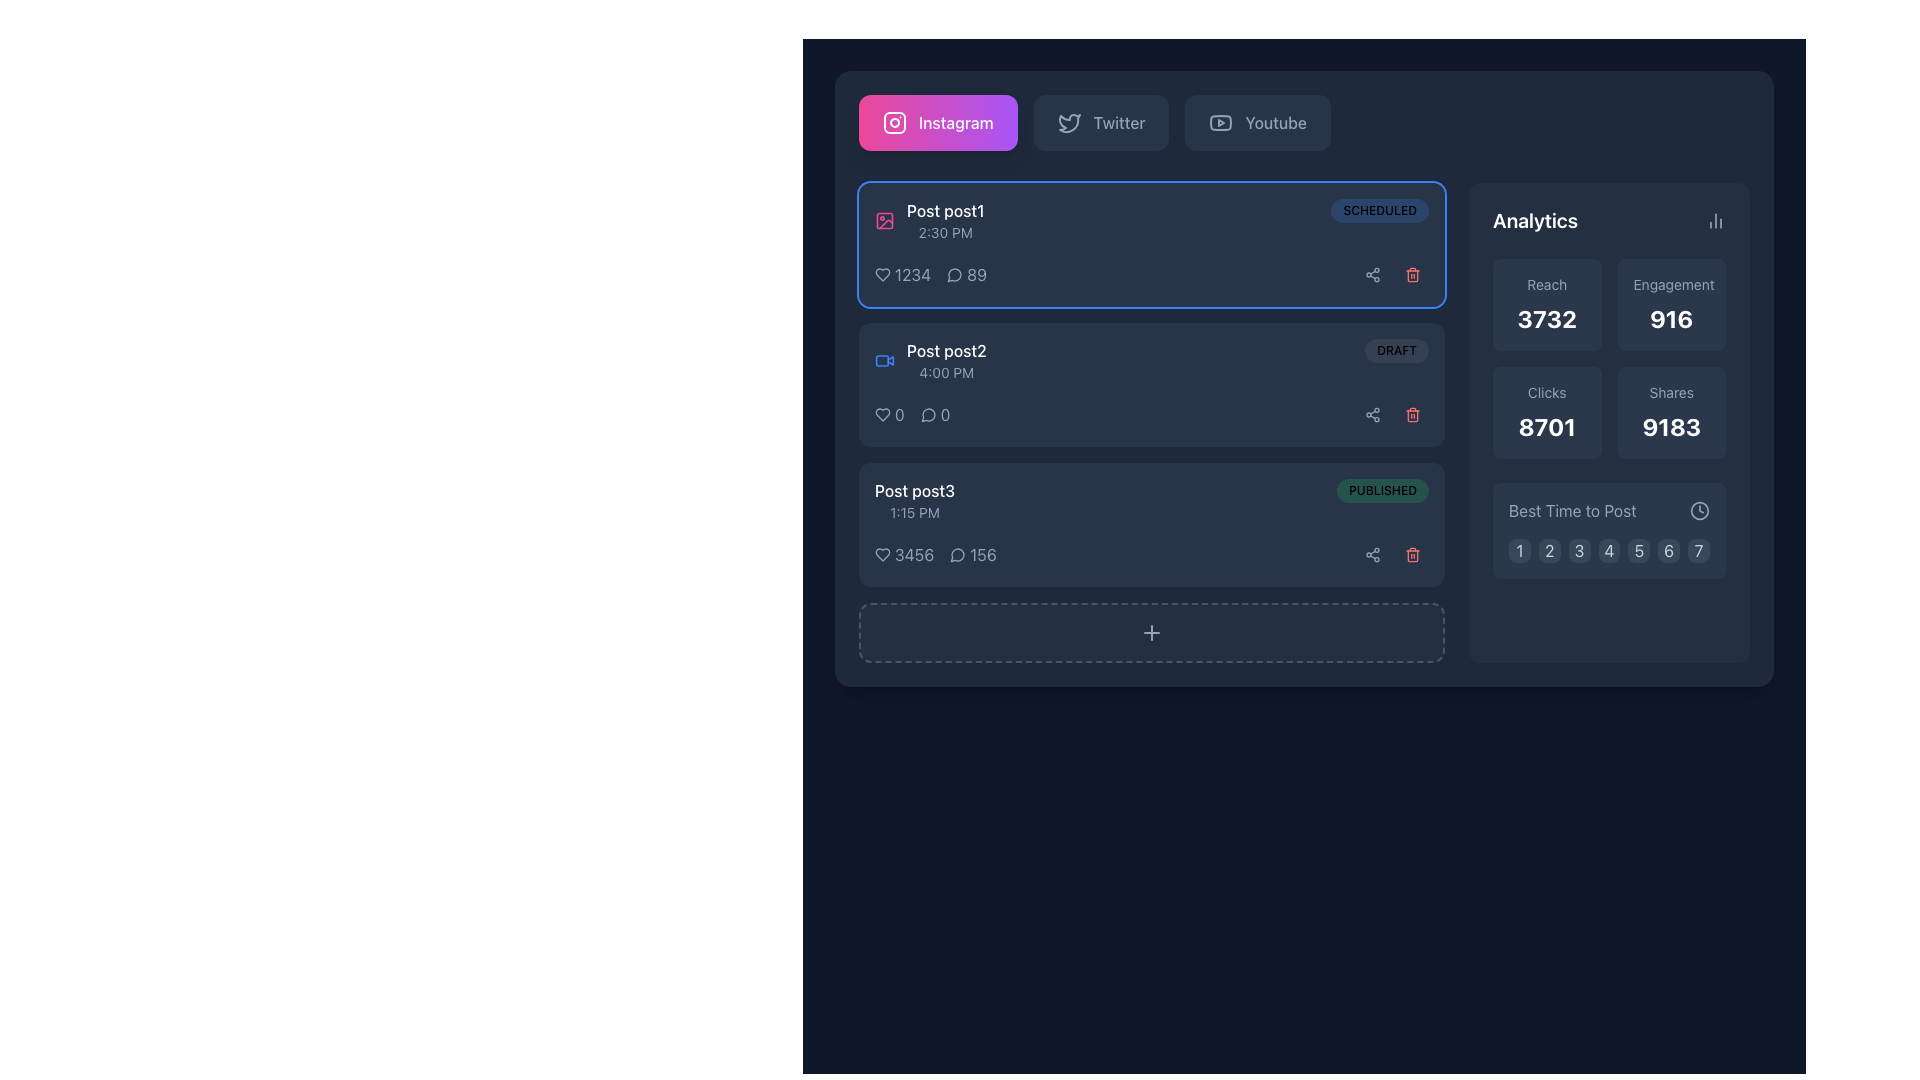 This screenshot has width=1920, height=1080. Describe the element at coordinates (945, 373) in the screenshot. I see `the text label displaying '4:00 PM', which is styled in light slate-gray and positioned below 'Post post2' in the second post of a vertical list` at that location.